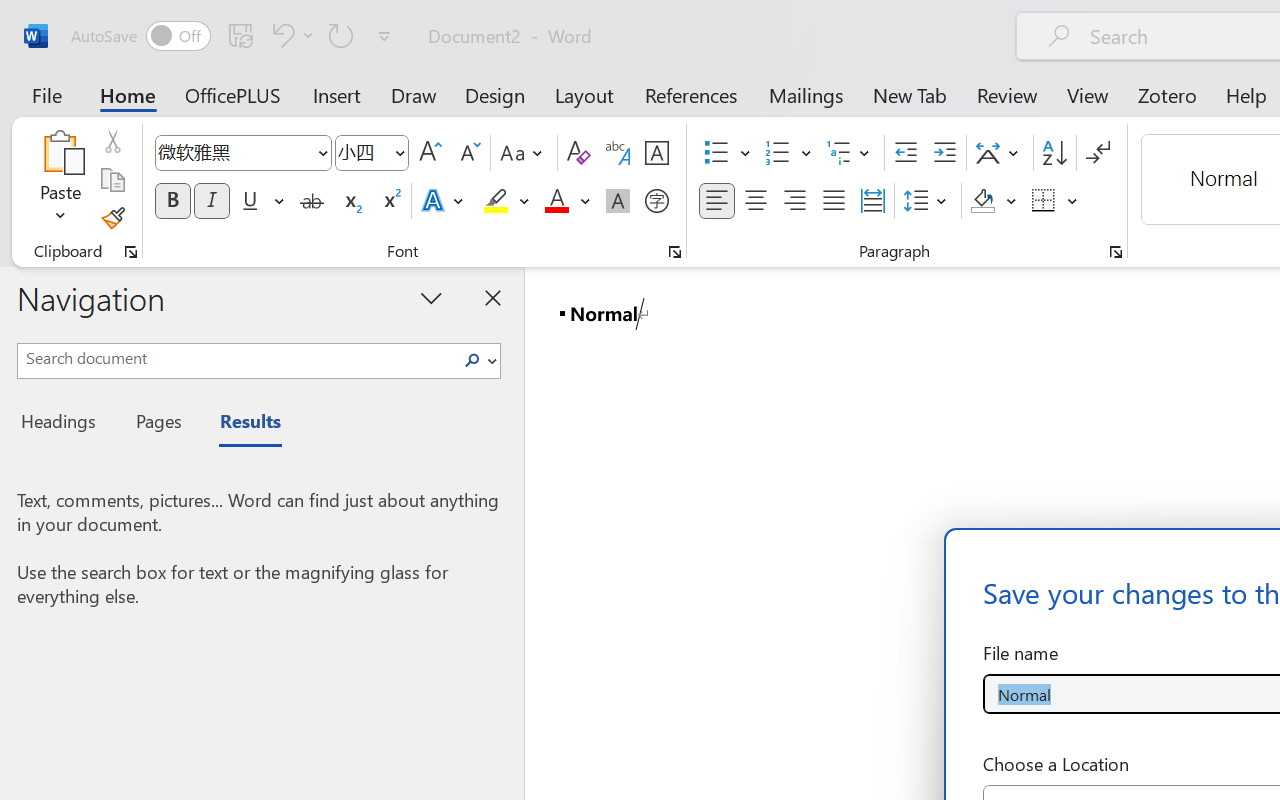 This screenshot has width=1280, height=800. I want to click on 'Can', so click(341, 34).